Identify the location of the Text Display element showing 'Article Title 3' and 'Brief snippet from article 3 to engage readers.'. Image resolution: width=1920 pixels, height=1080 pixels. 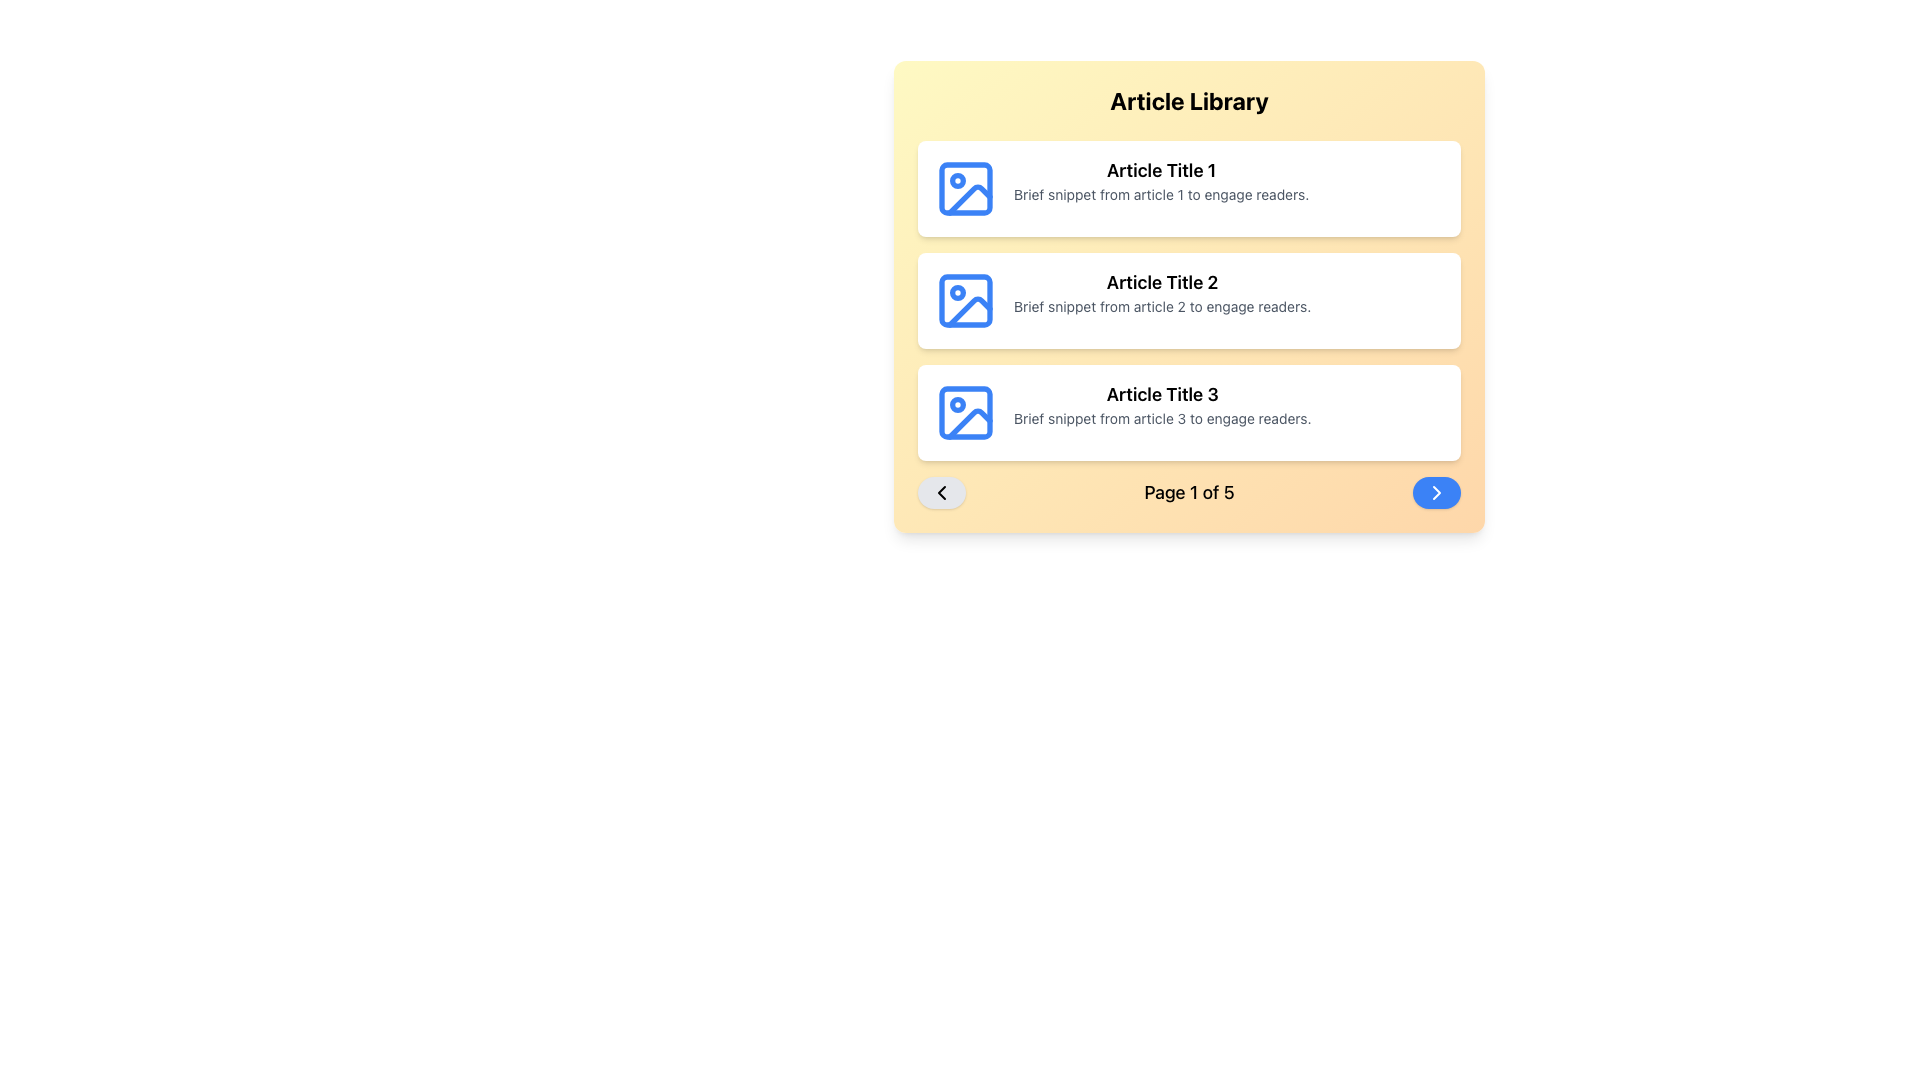
(1162, 405).